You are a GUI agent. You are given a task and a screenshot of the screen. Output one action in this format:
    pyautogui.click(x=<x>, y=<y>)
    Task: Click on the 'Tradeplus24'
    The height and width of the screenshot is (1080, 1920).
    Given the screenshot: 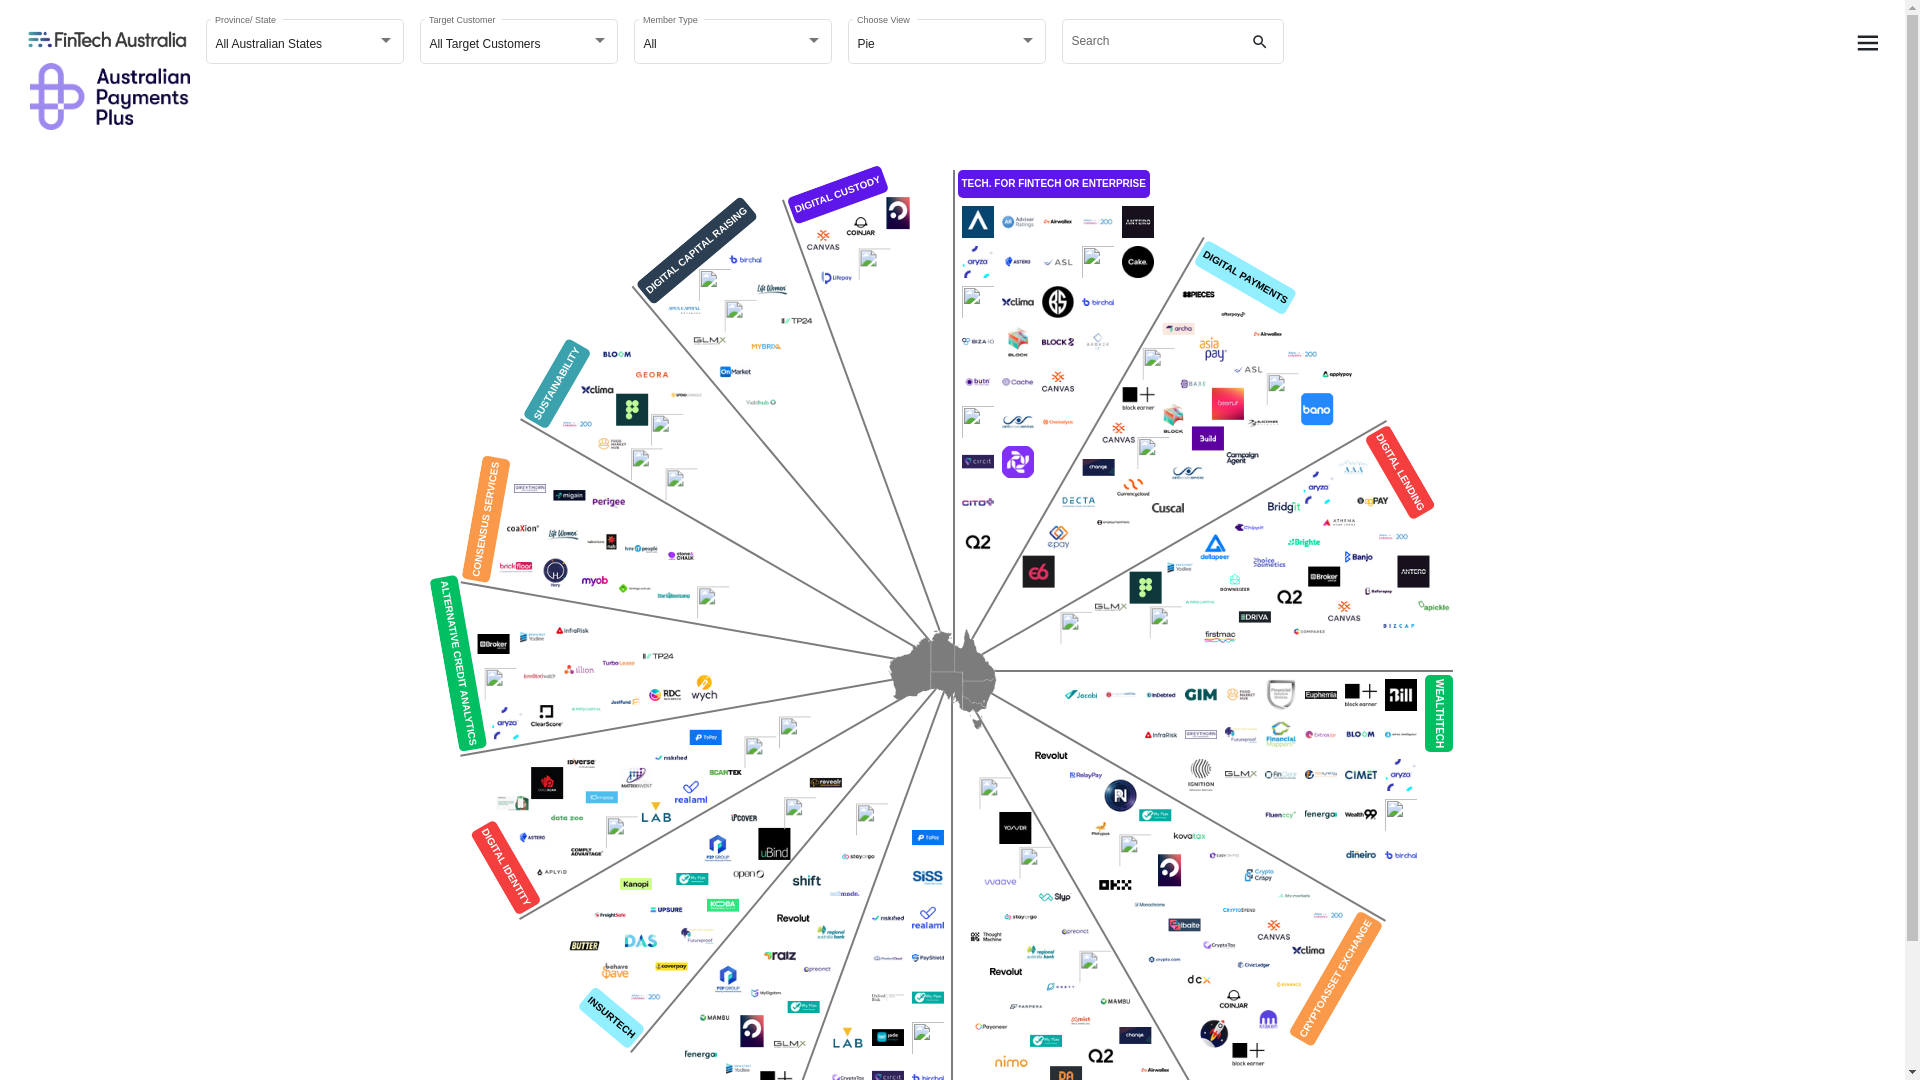 What is the action you would take?
    pyautogui.click(x=657, y=655)
    